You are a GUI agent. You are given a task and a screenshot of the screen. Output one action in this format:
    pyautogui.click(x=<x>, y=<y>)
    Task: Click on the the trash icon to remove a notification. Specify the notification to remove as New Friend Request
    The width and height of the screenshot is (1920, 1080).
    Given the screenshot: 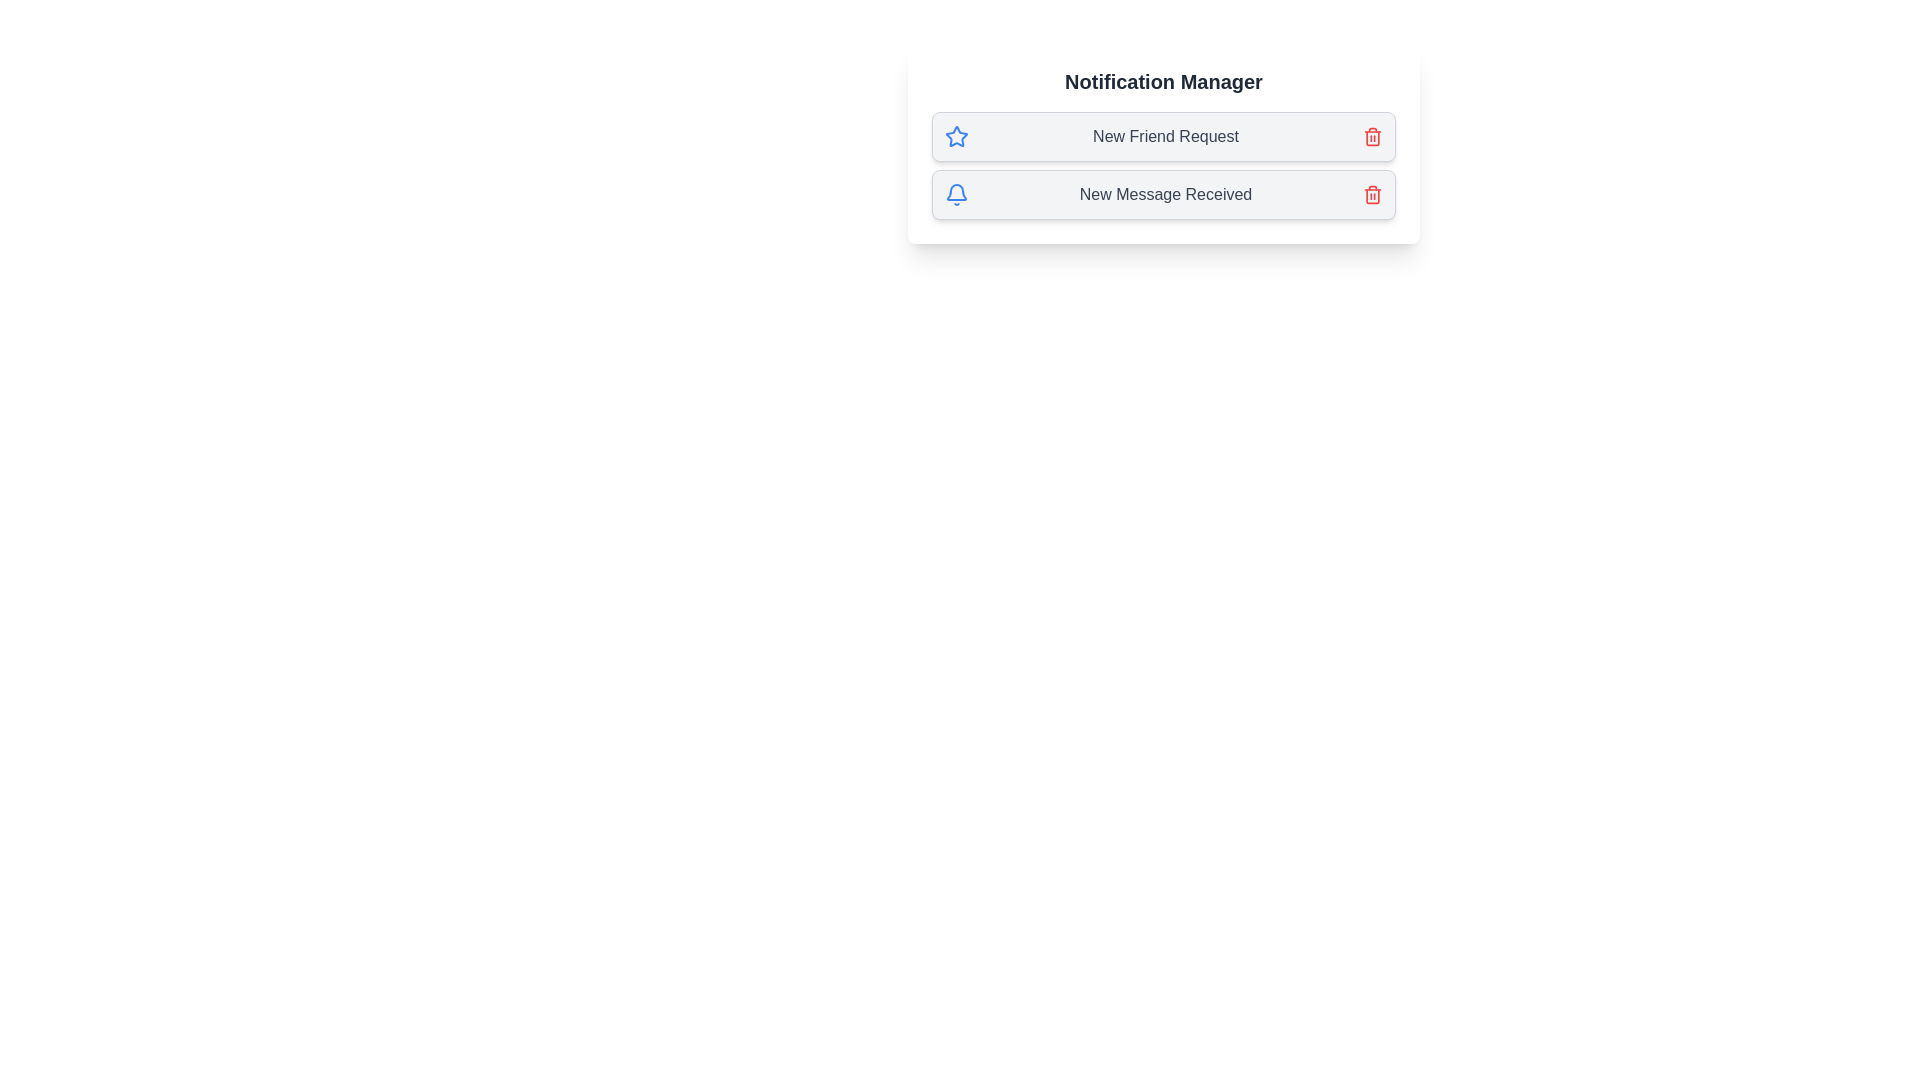 What is the action you would take?
    pyautogui.click(x=1371, y=136)
    